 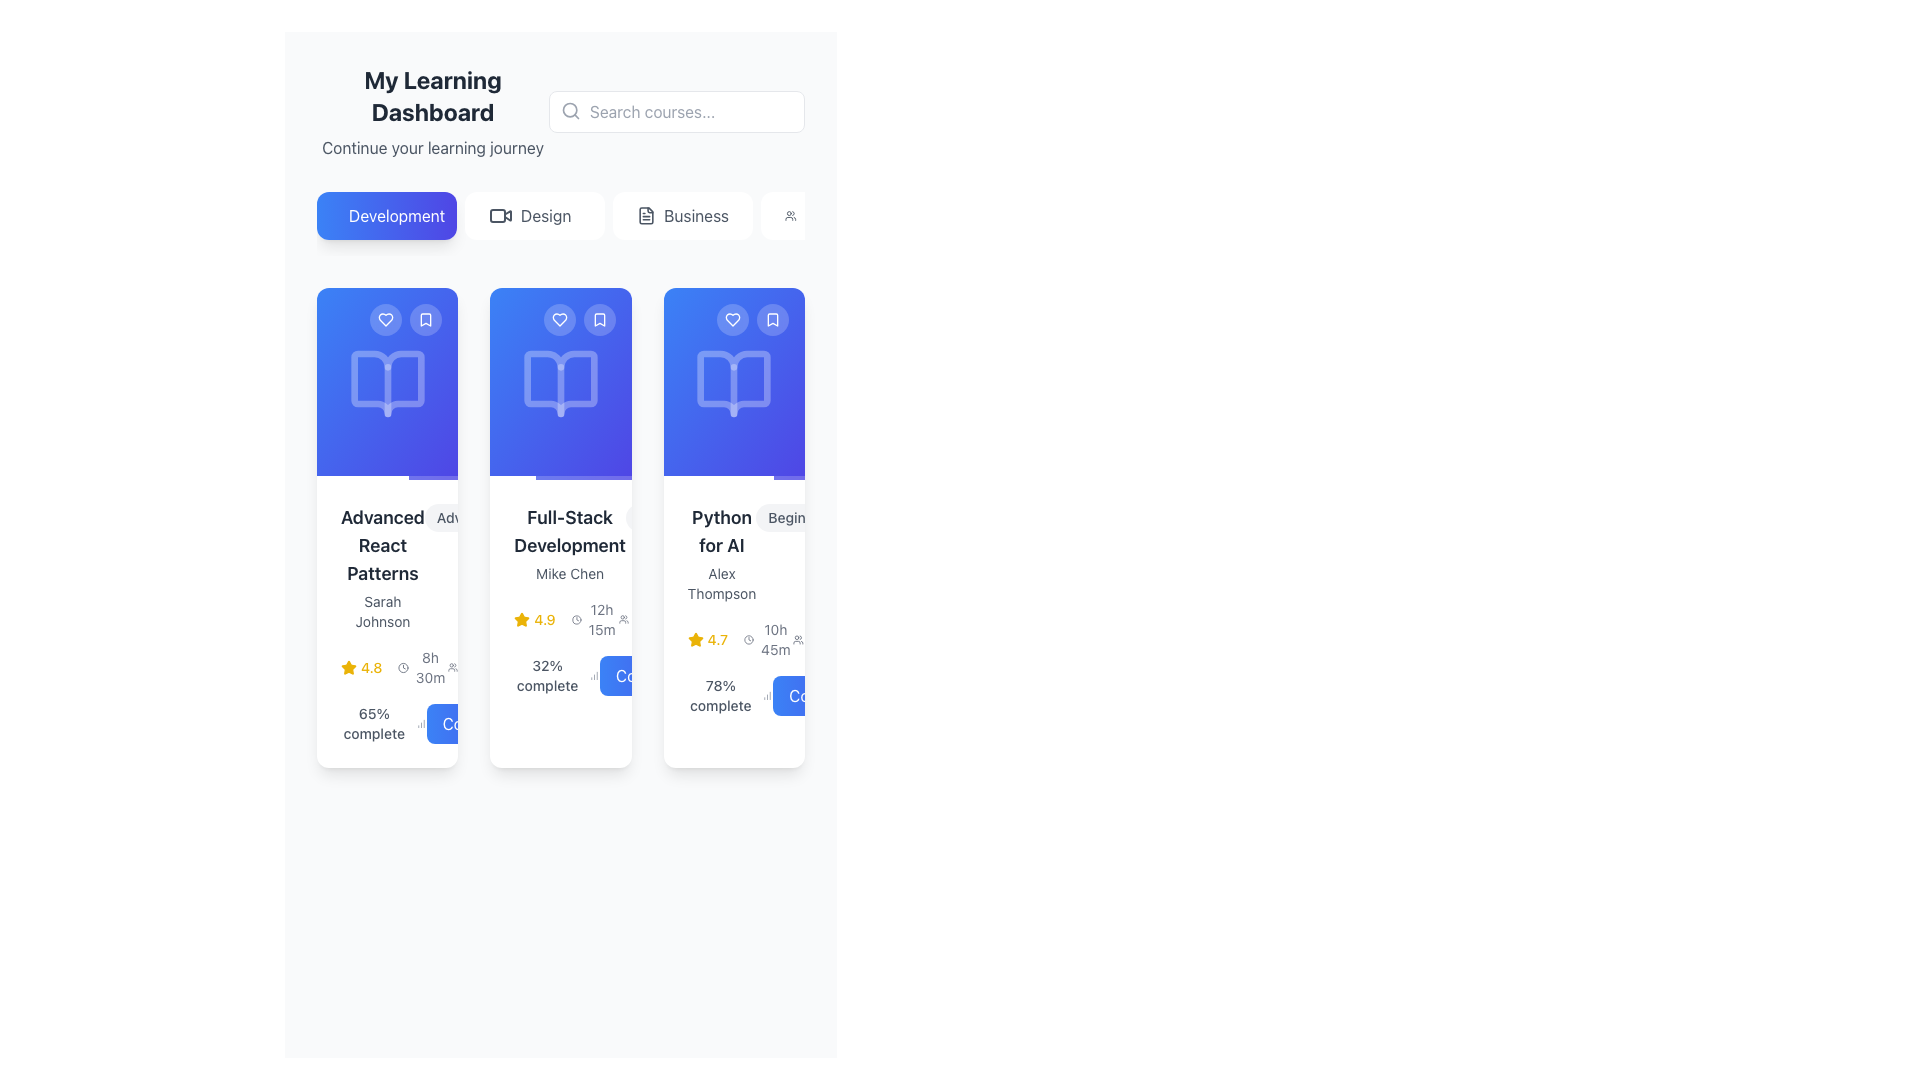 I want to click on the heart icon located in the top-left corner of the second card, which serves as a favorite button for marking the associated course, so click(x=559, y=319).